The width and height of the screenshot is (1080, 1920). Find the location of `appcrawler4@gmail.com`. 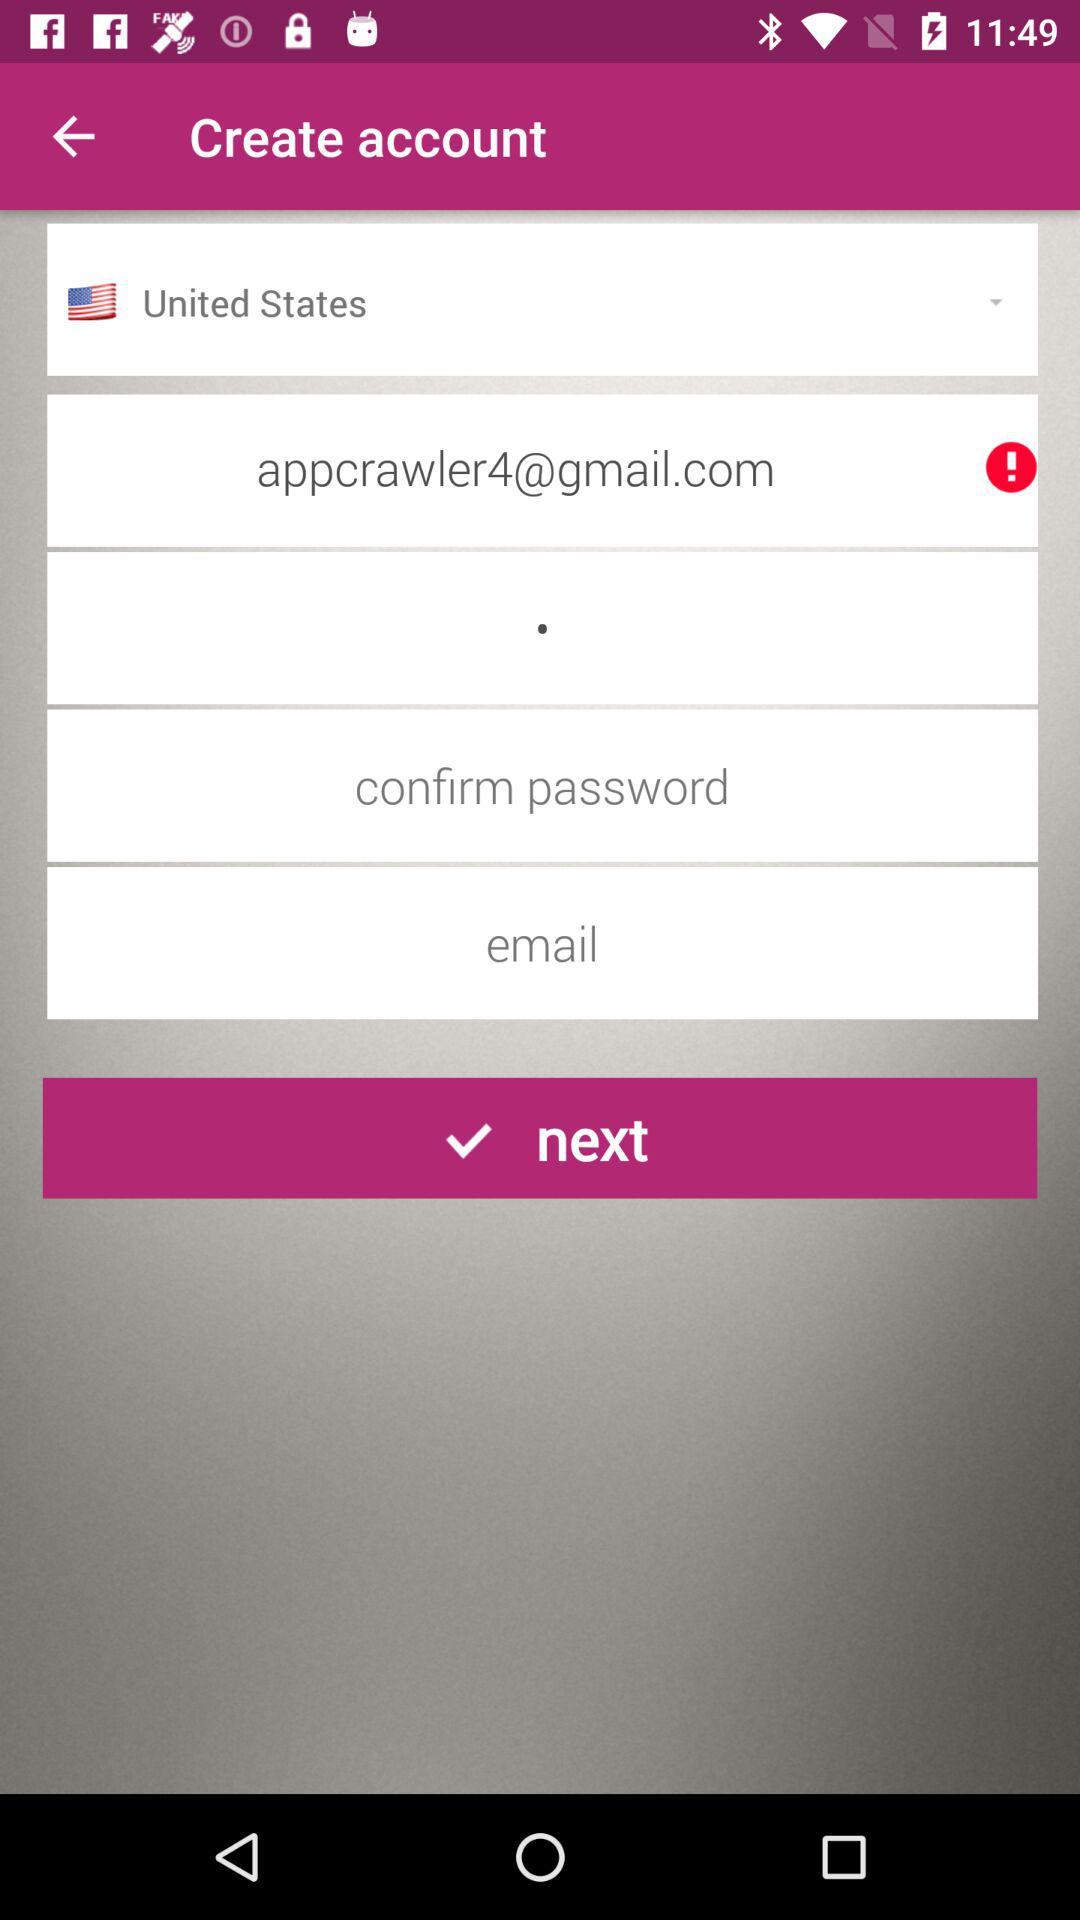

appcrawler4@gmail.com is located at coordinates (542, 466).